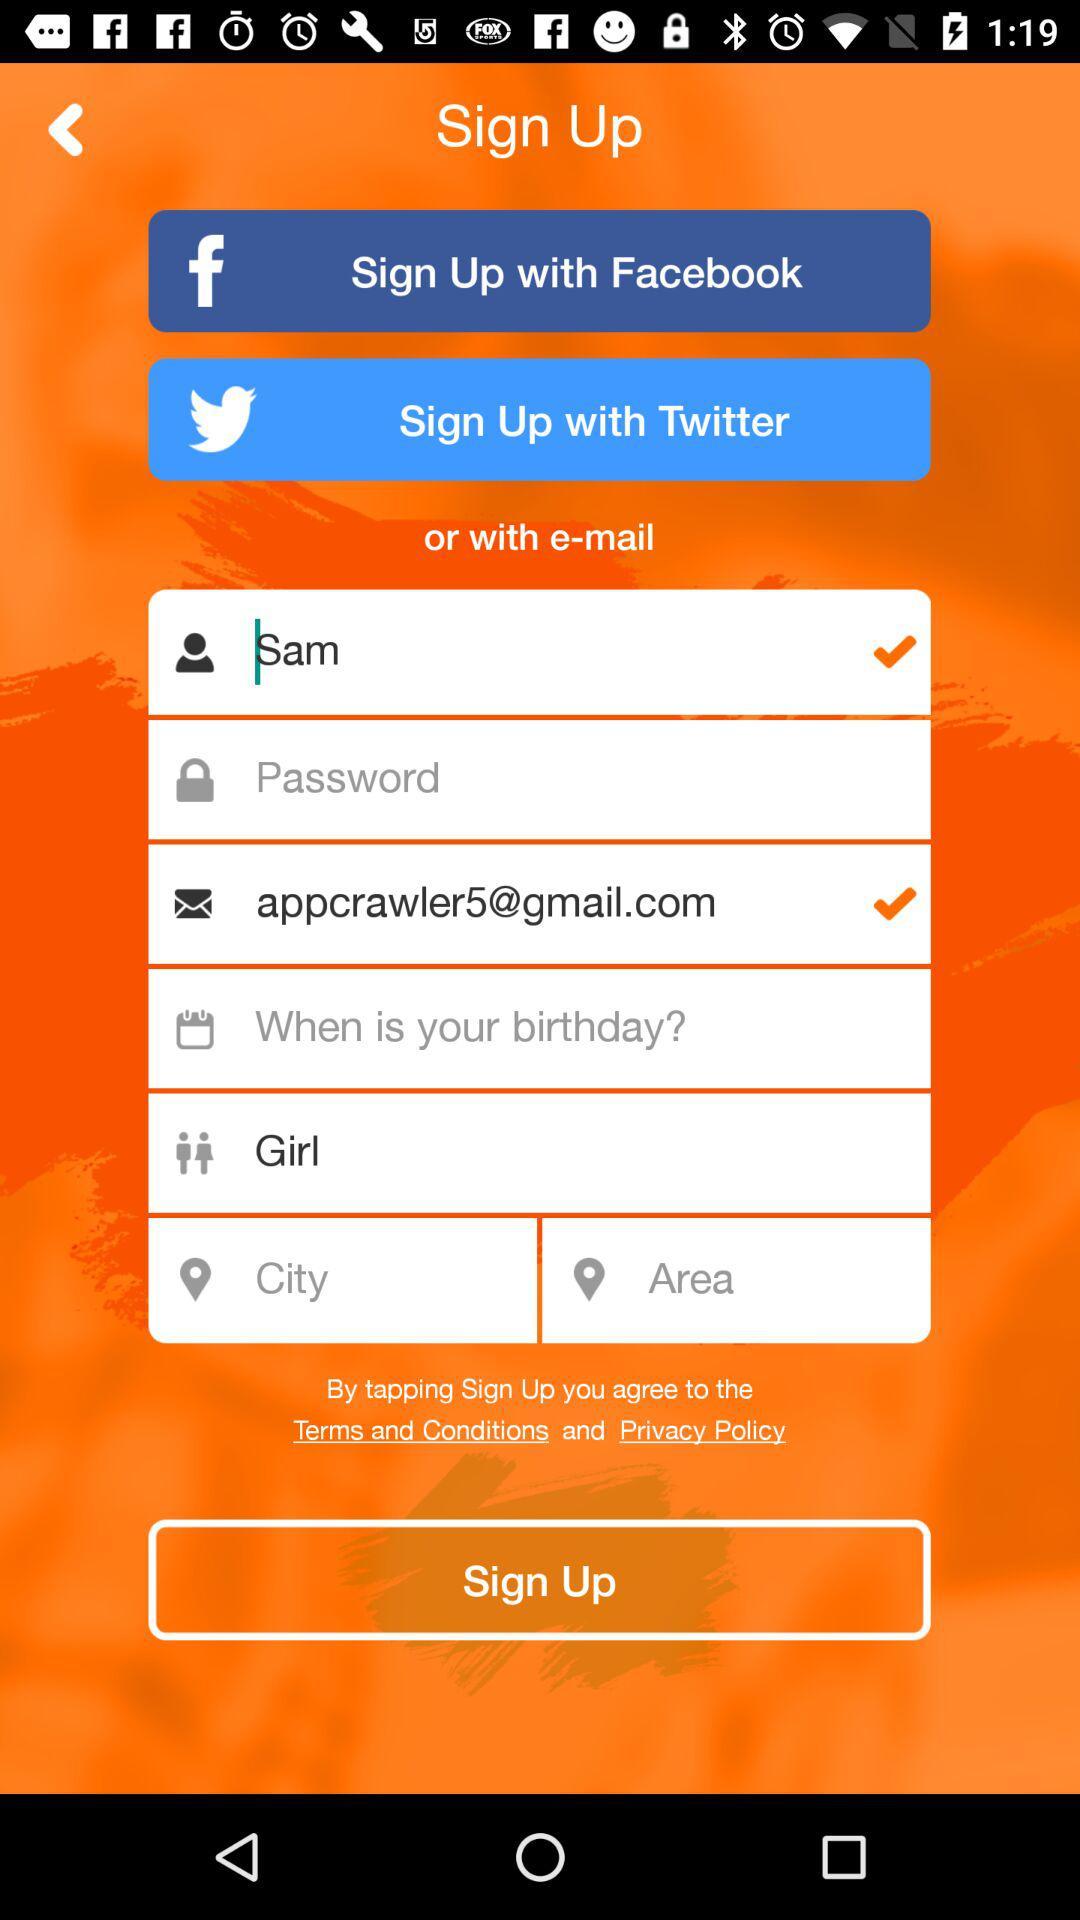  I want to click on birthday option, so click(550, 1028).